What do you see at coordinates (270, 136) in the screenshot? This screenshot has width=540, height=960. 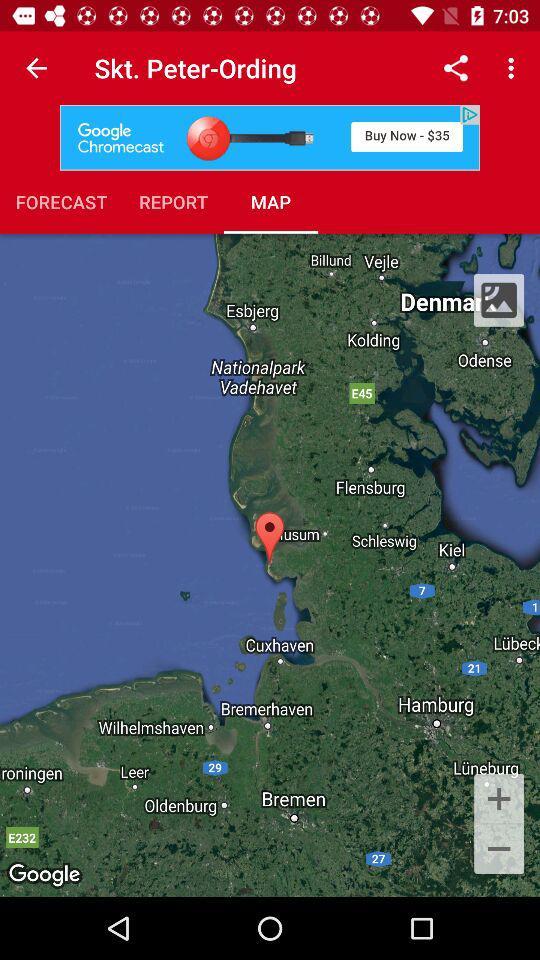 I see `advertisement` at bounding box center [270, 136].